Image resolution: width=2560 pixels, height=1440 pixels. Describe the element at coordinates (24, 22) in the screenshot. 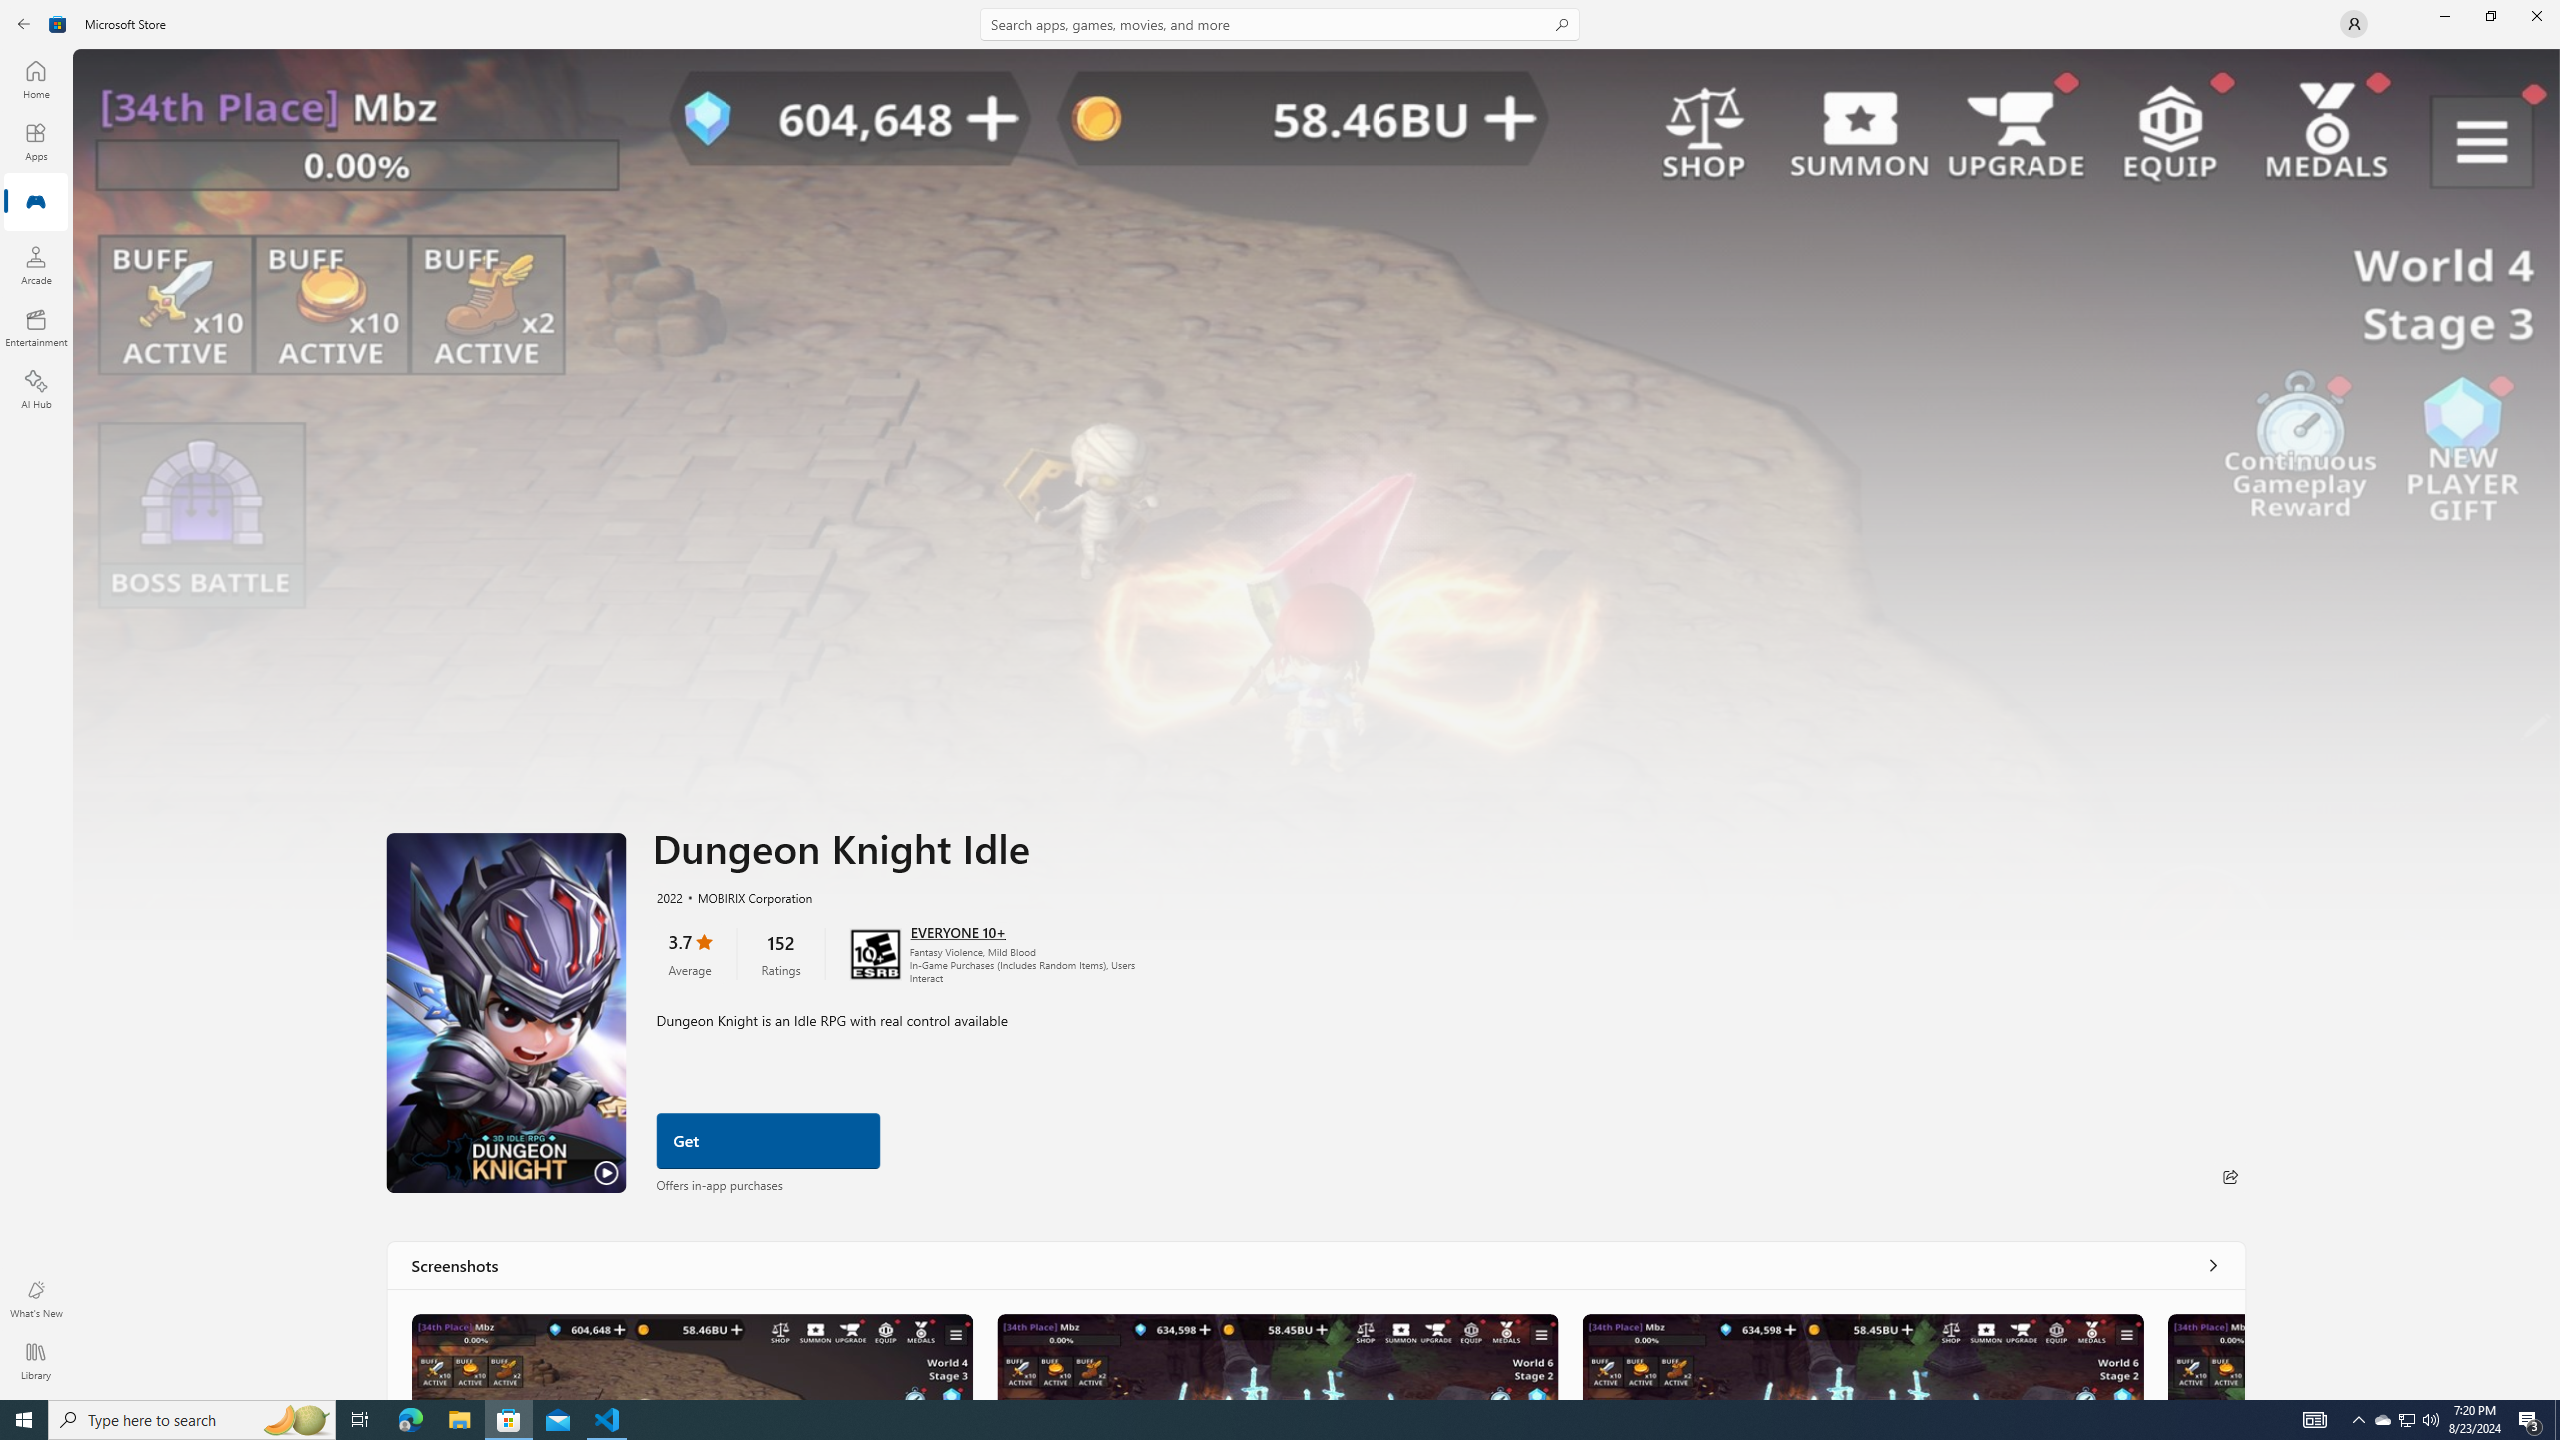

I see `'Back'` at that location.